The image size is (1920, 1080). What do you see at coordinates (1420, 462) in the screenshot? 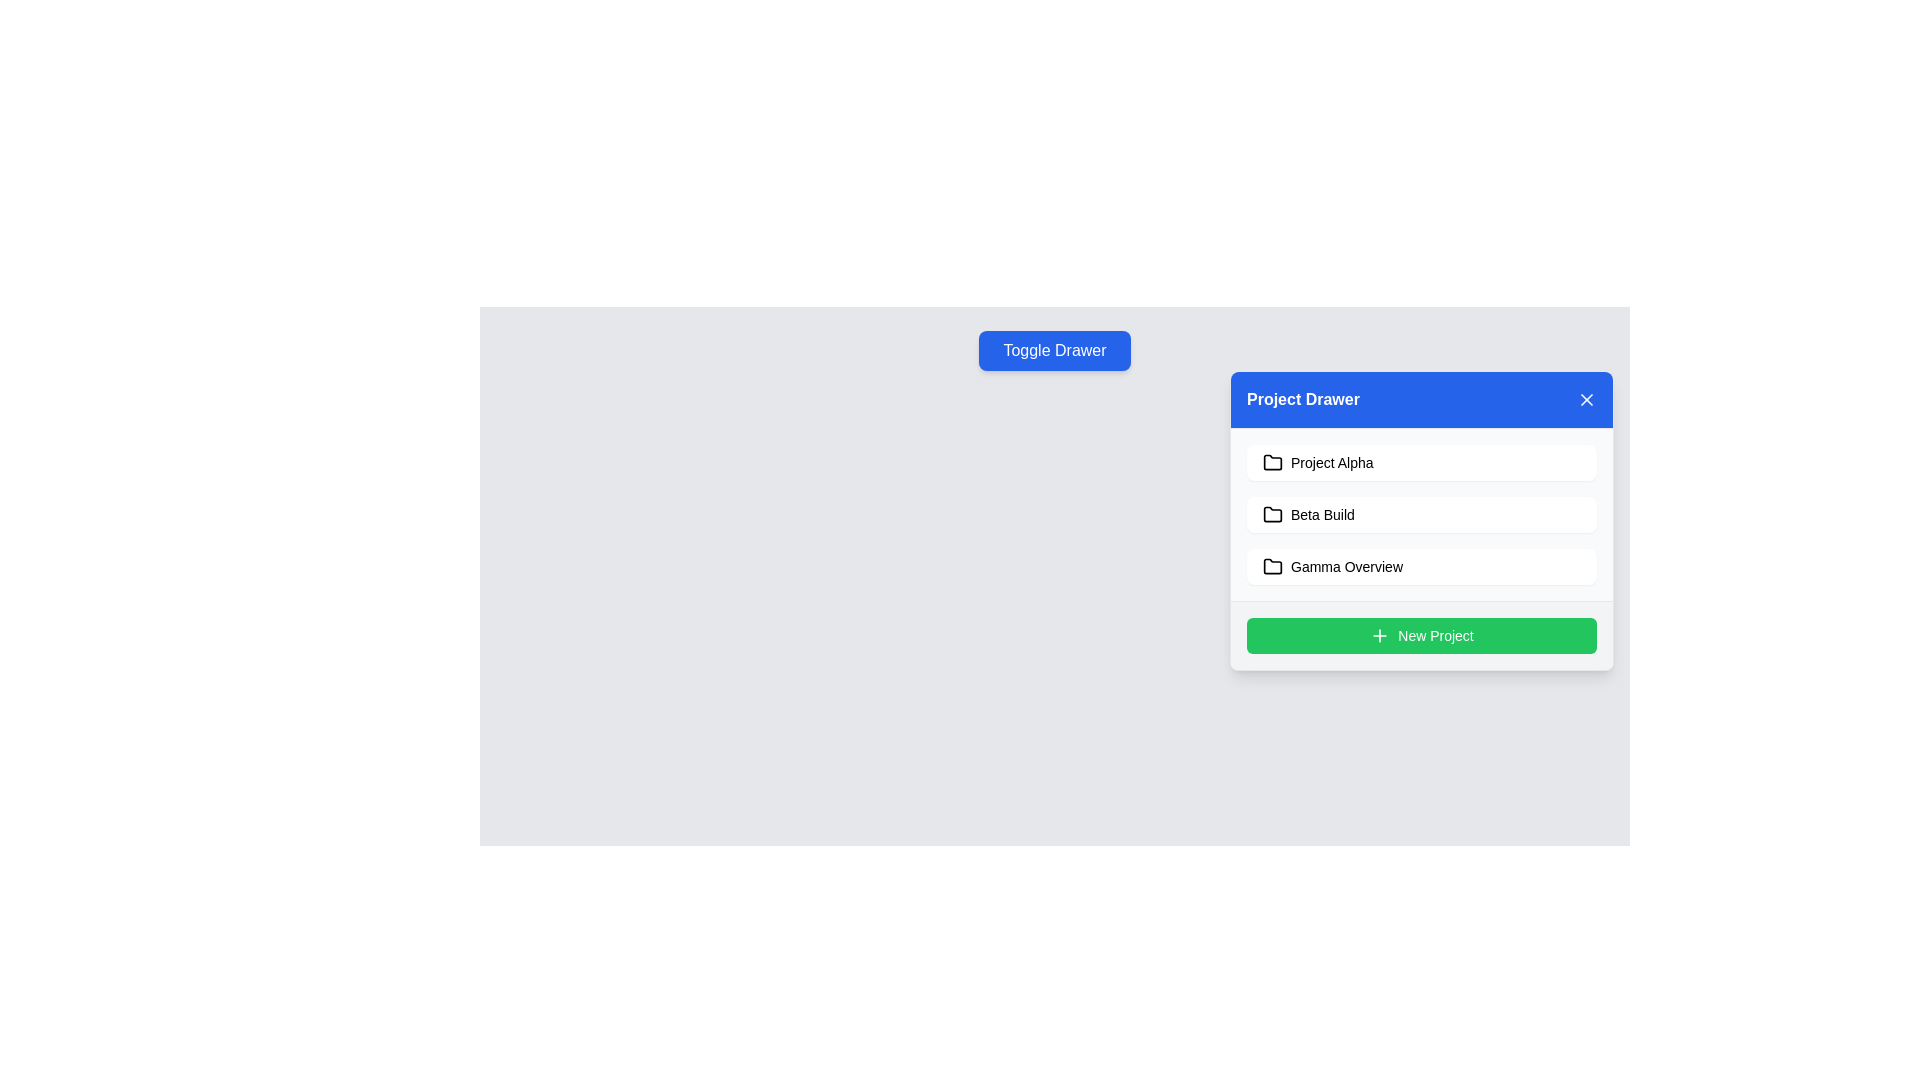
I see `the selectable project item button labeled 'Project Alpha'` at bounding box center [1420, 462].